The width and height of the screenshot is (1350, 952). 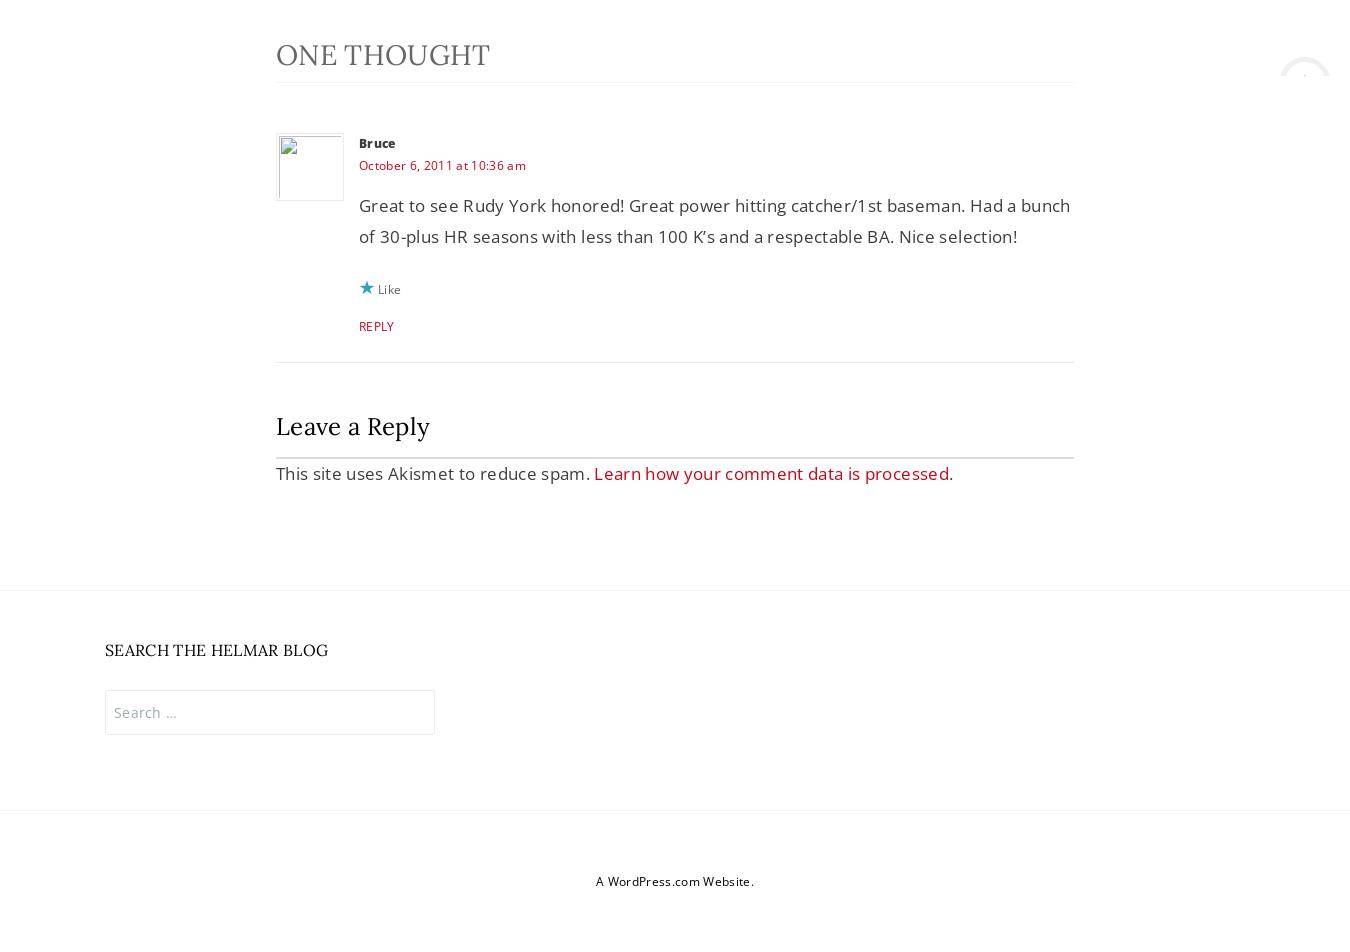 What do you see at coordinates (358, 164) in the screenshot?
I see `'October 6, 2011 at 10:36 am'` at bounding box center [358, 164].